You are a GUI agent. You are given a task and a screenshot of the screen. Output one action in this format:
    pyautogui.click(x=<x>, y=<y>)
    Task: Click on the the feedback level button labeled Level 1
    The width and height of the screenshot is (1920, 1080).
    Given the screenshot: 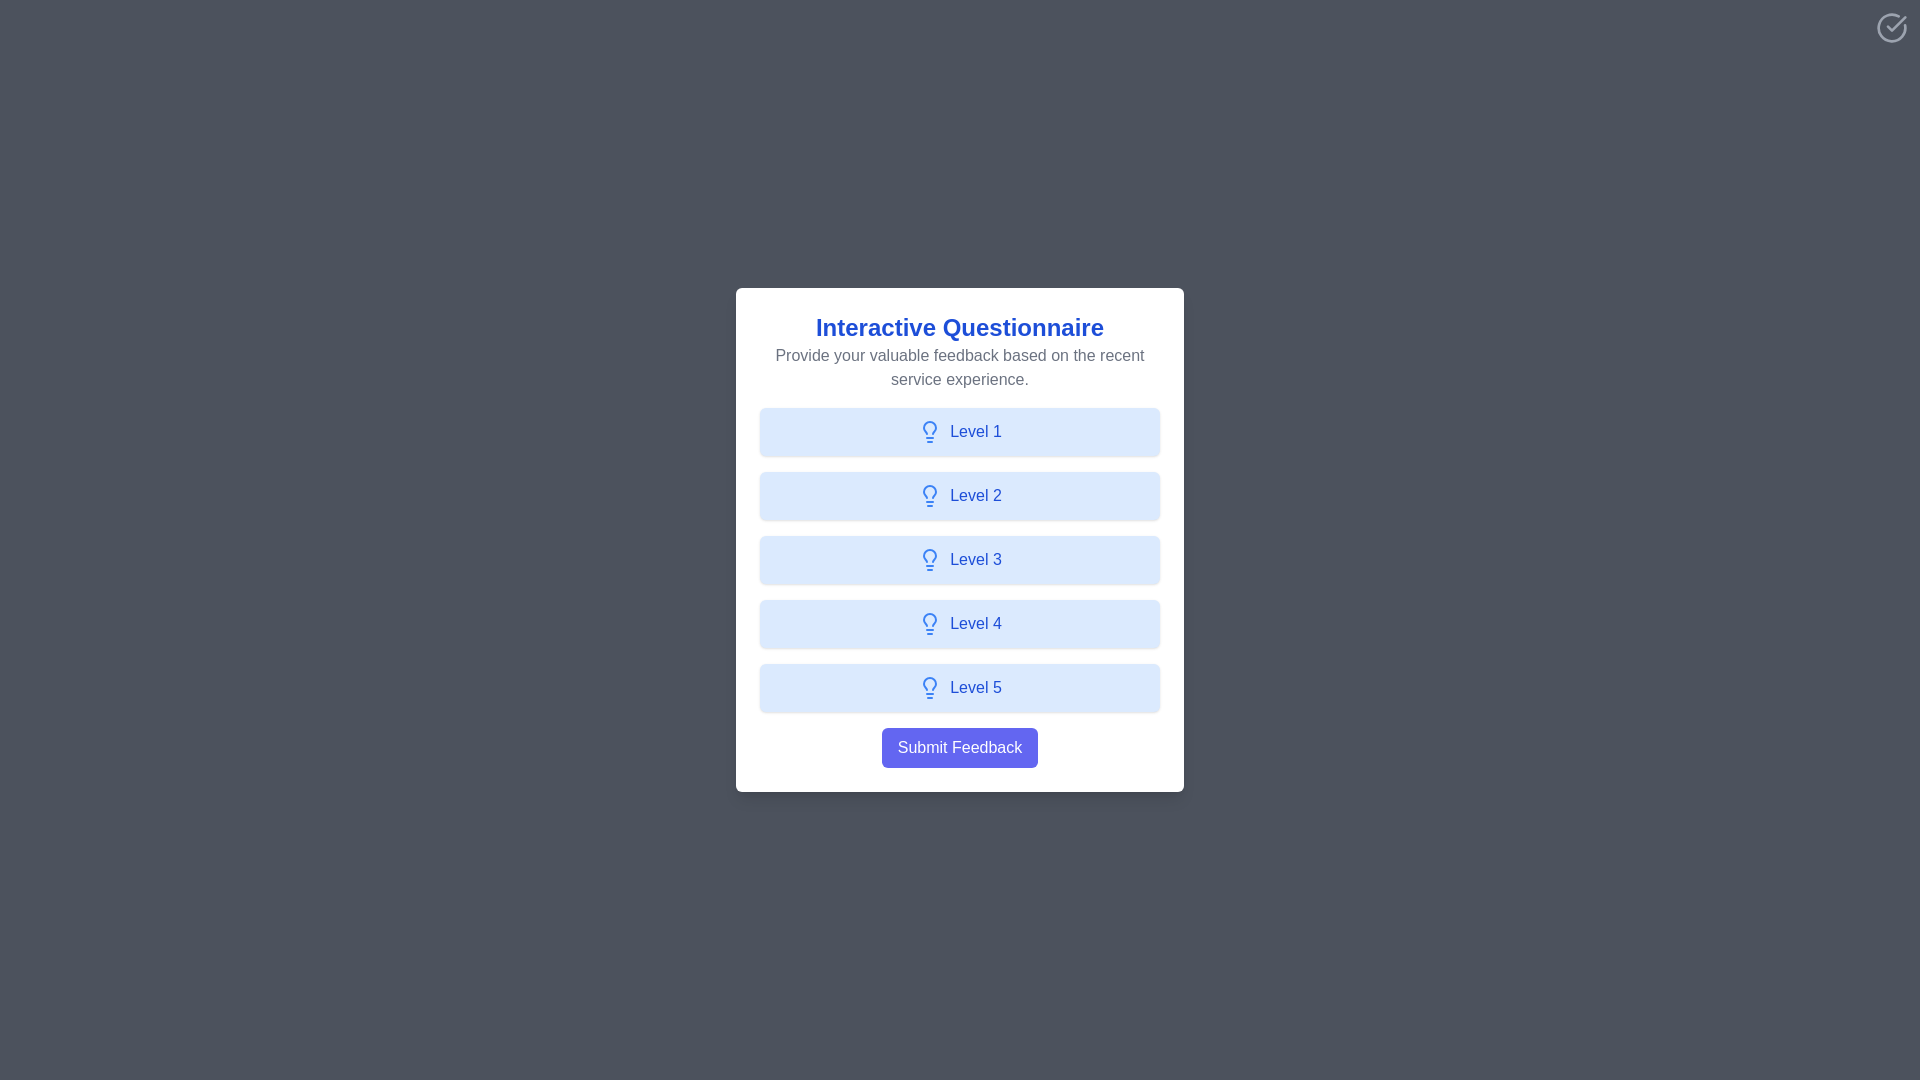 What is the action you would take?
    pyautogui.click(x=960, y=431)
    